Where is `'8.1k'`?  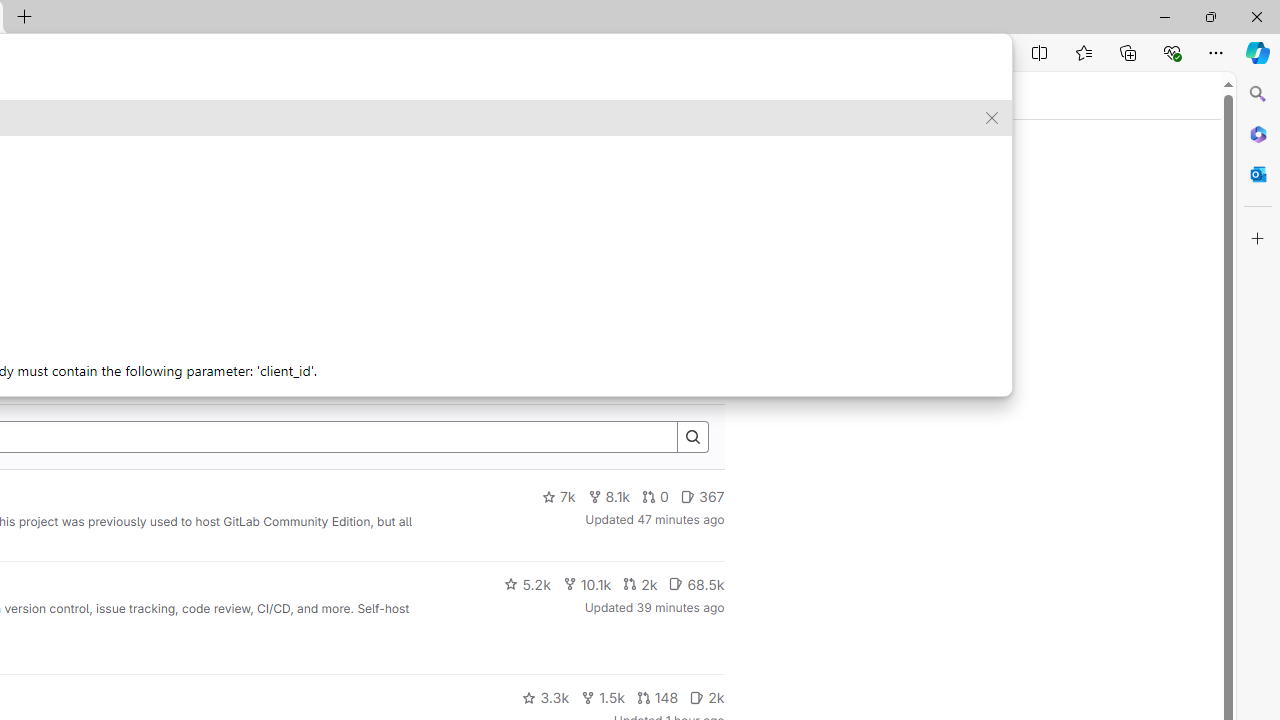 '8.1k' is located at coordinates (608, 496).